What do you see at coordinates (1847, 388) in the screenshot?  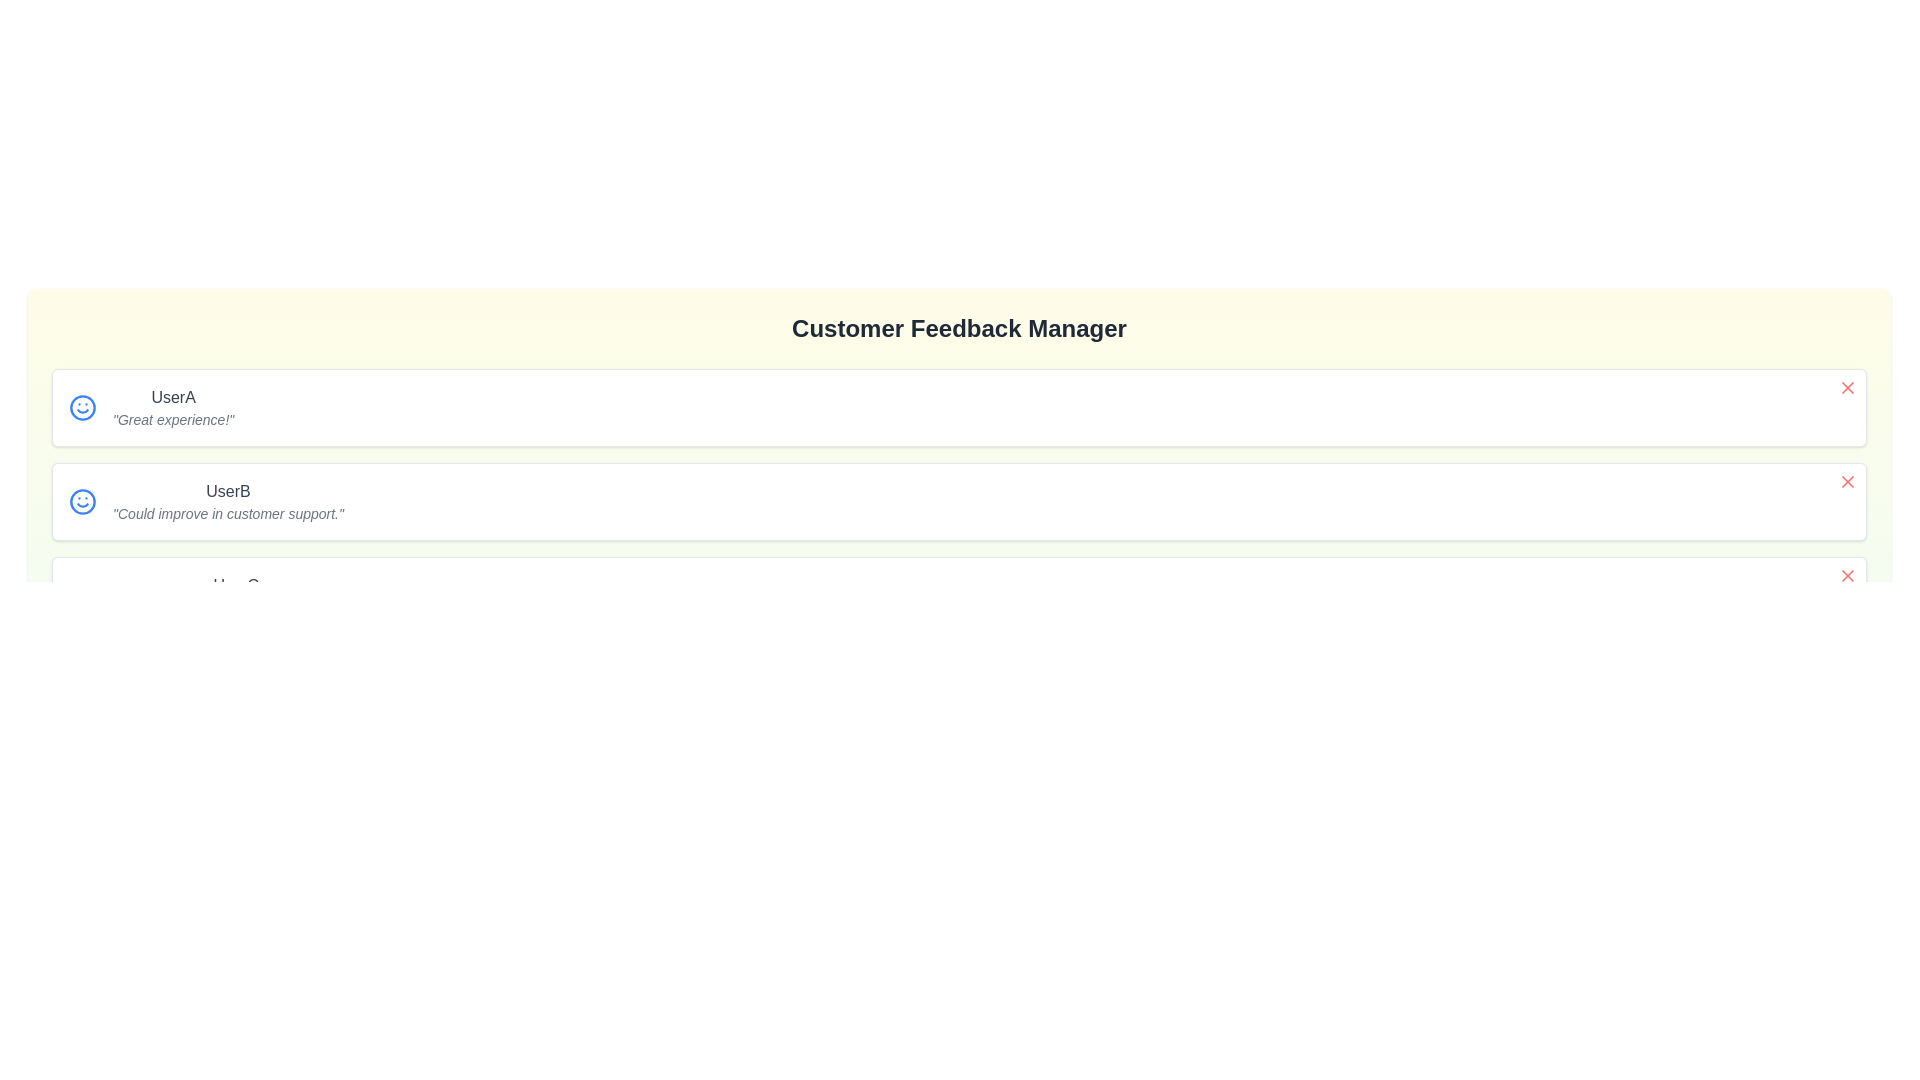 I see `the feedback entry for user UserA` at bounding box center [1847, 388].